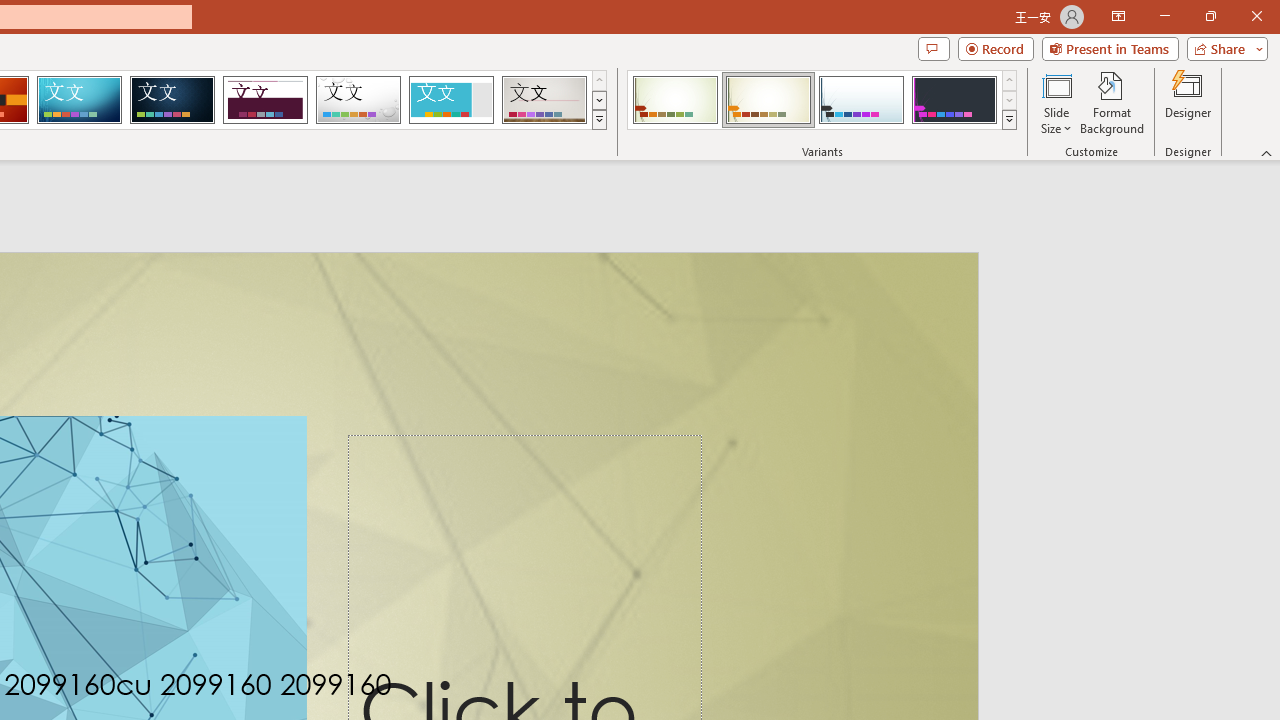  Describe the element at coordinates (358, 100) in the screenshot. I see `'Droplet Loading Preview...'` at that location.